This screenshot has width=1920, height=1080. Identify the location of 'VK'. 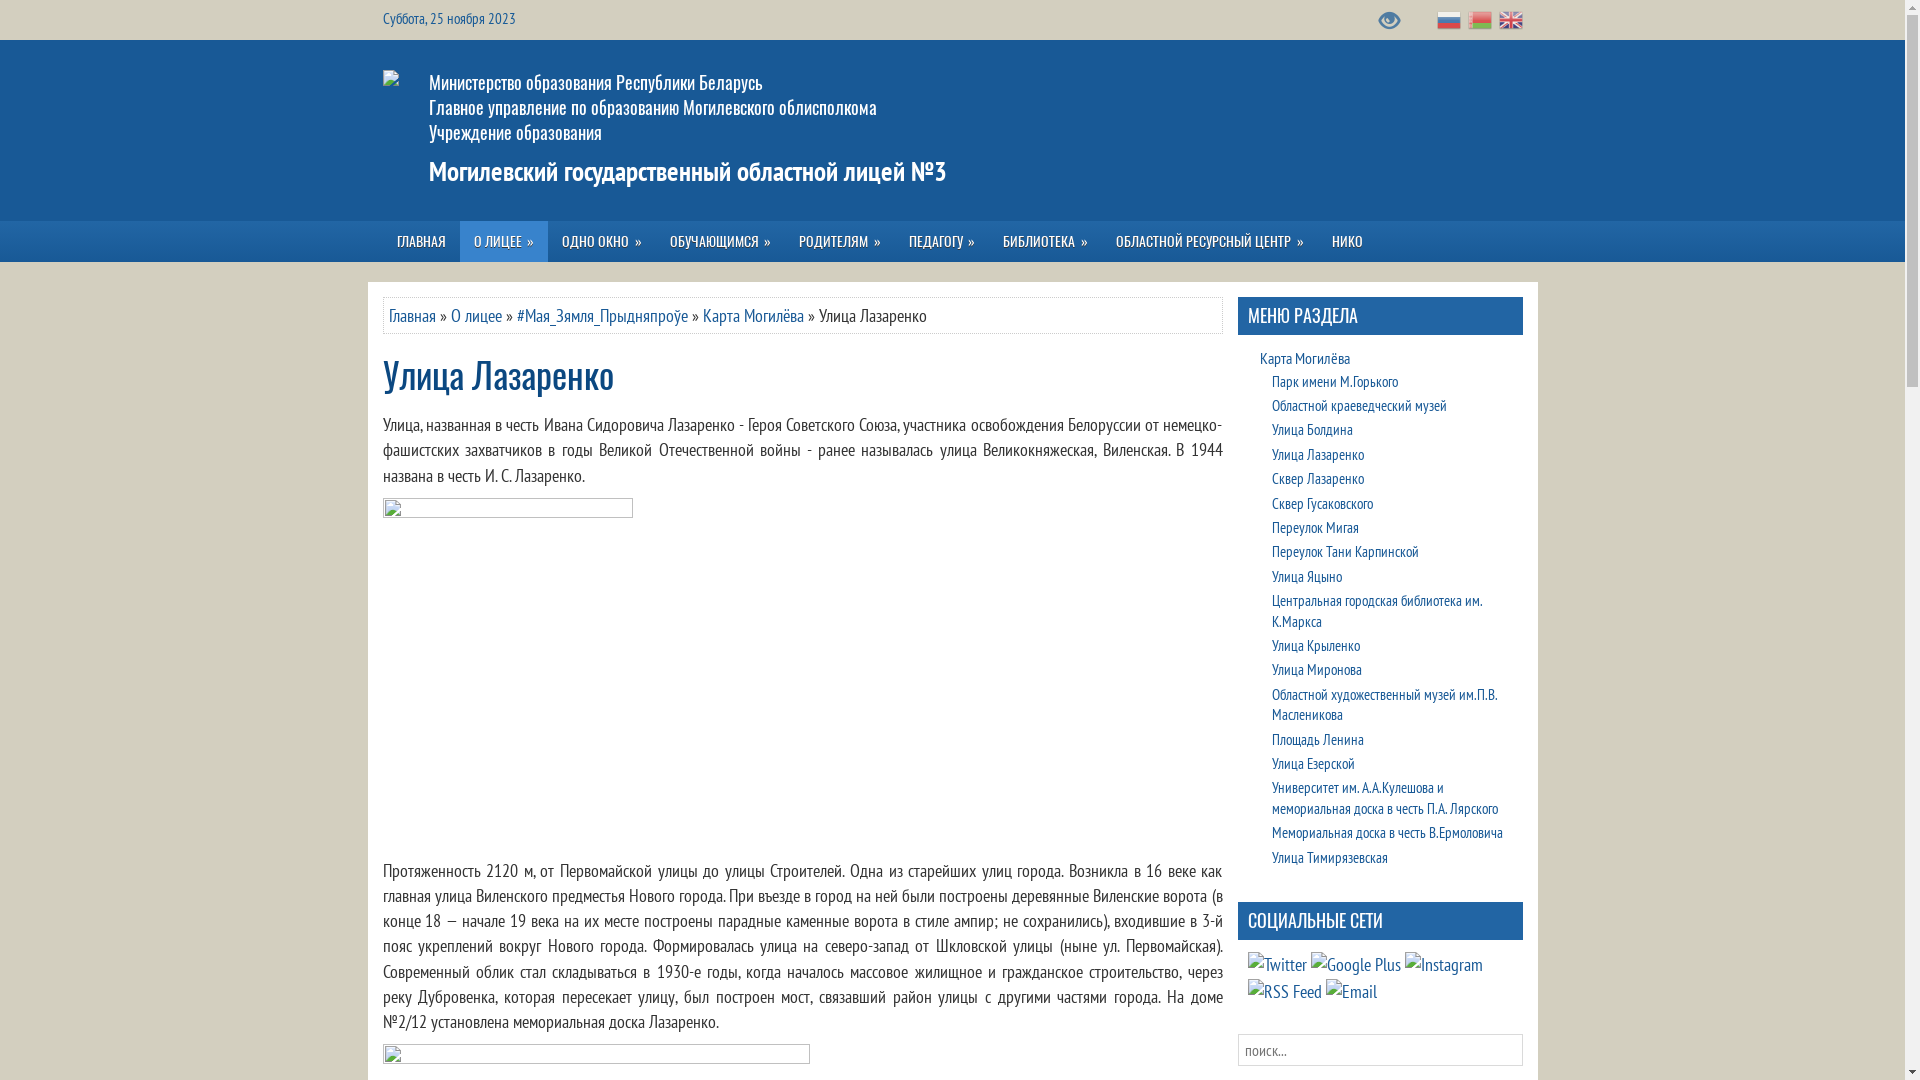
(1276, 963).